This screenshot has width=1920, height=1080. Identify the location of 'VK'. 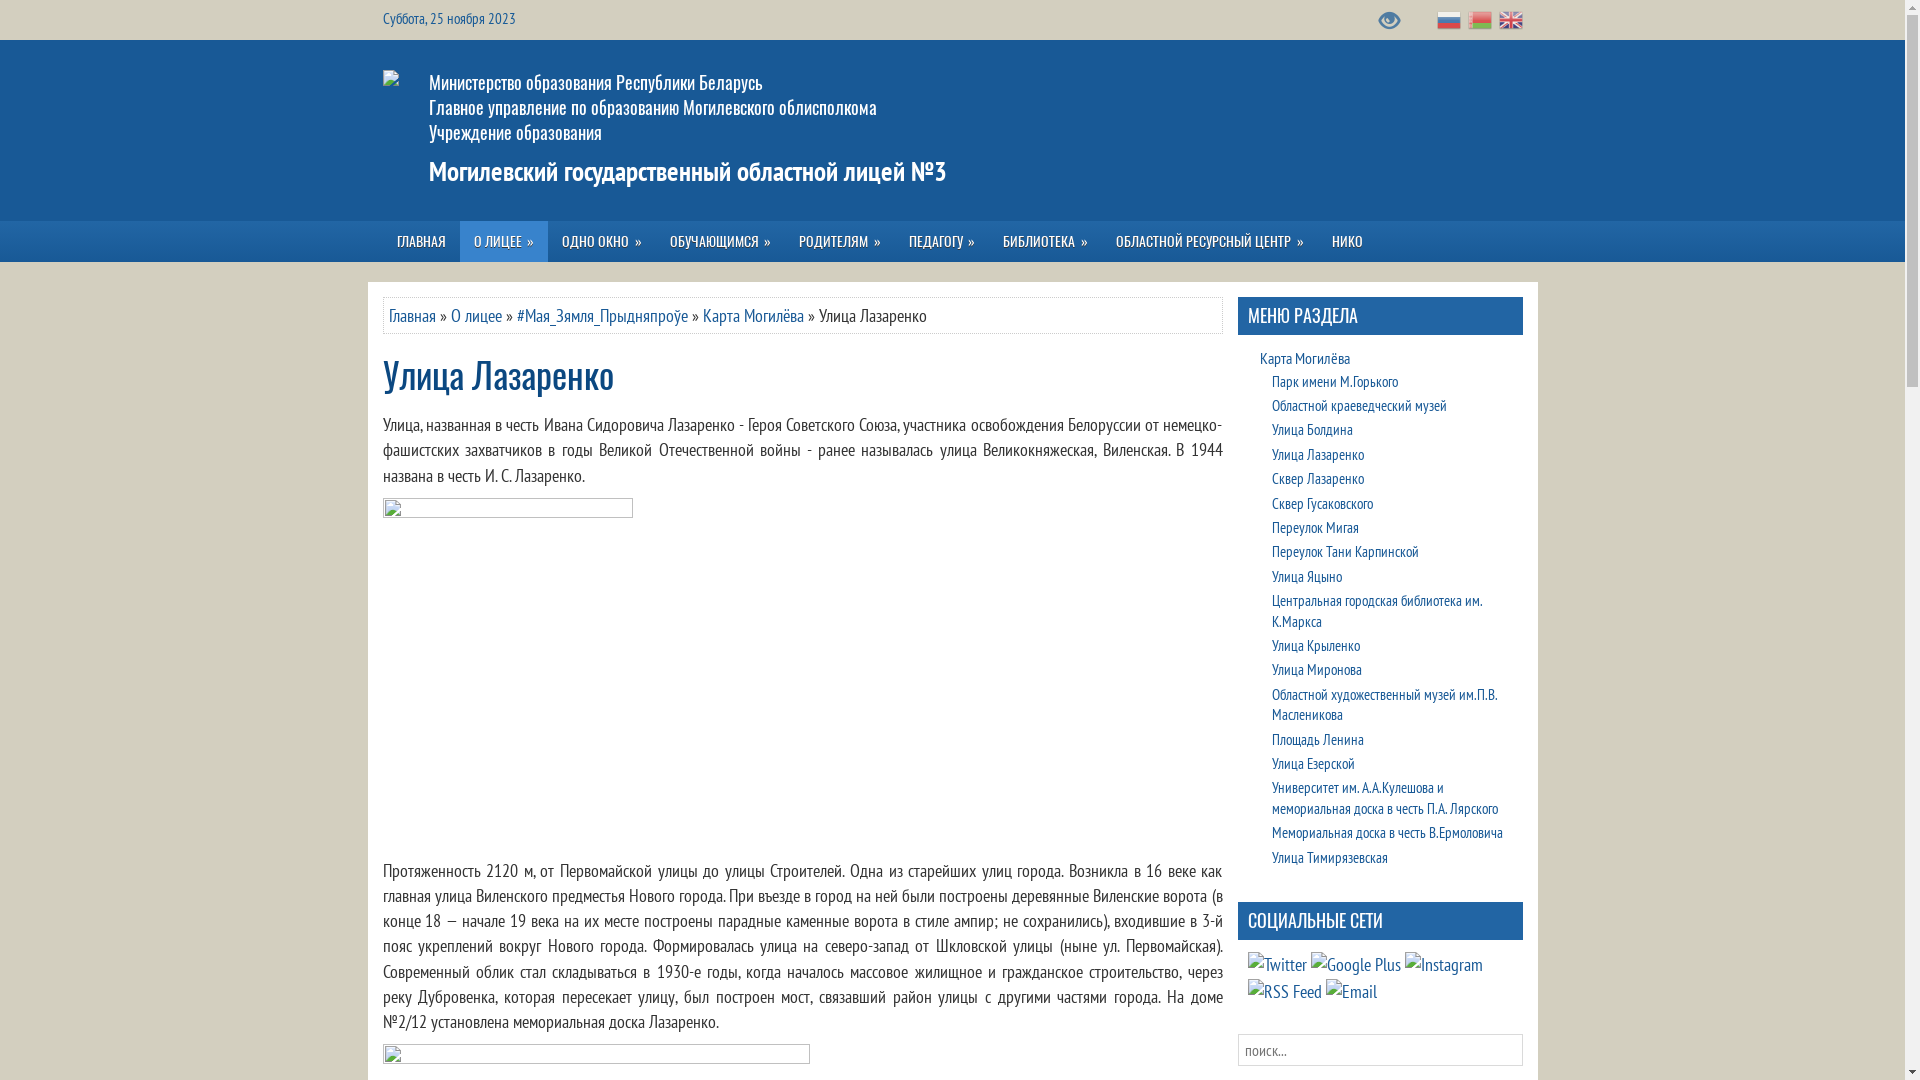
(1276, 963).